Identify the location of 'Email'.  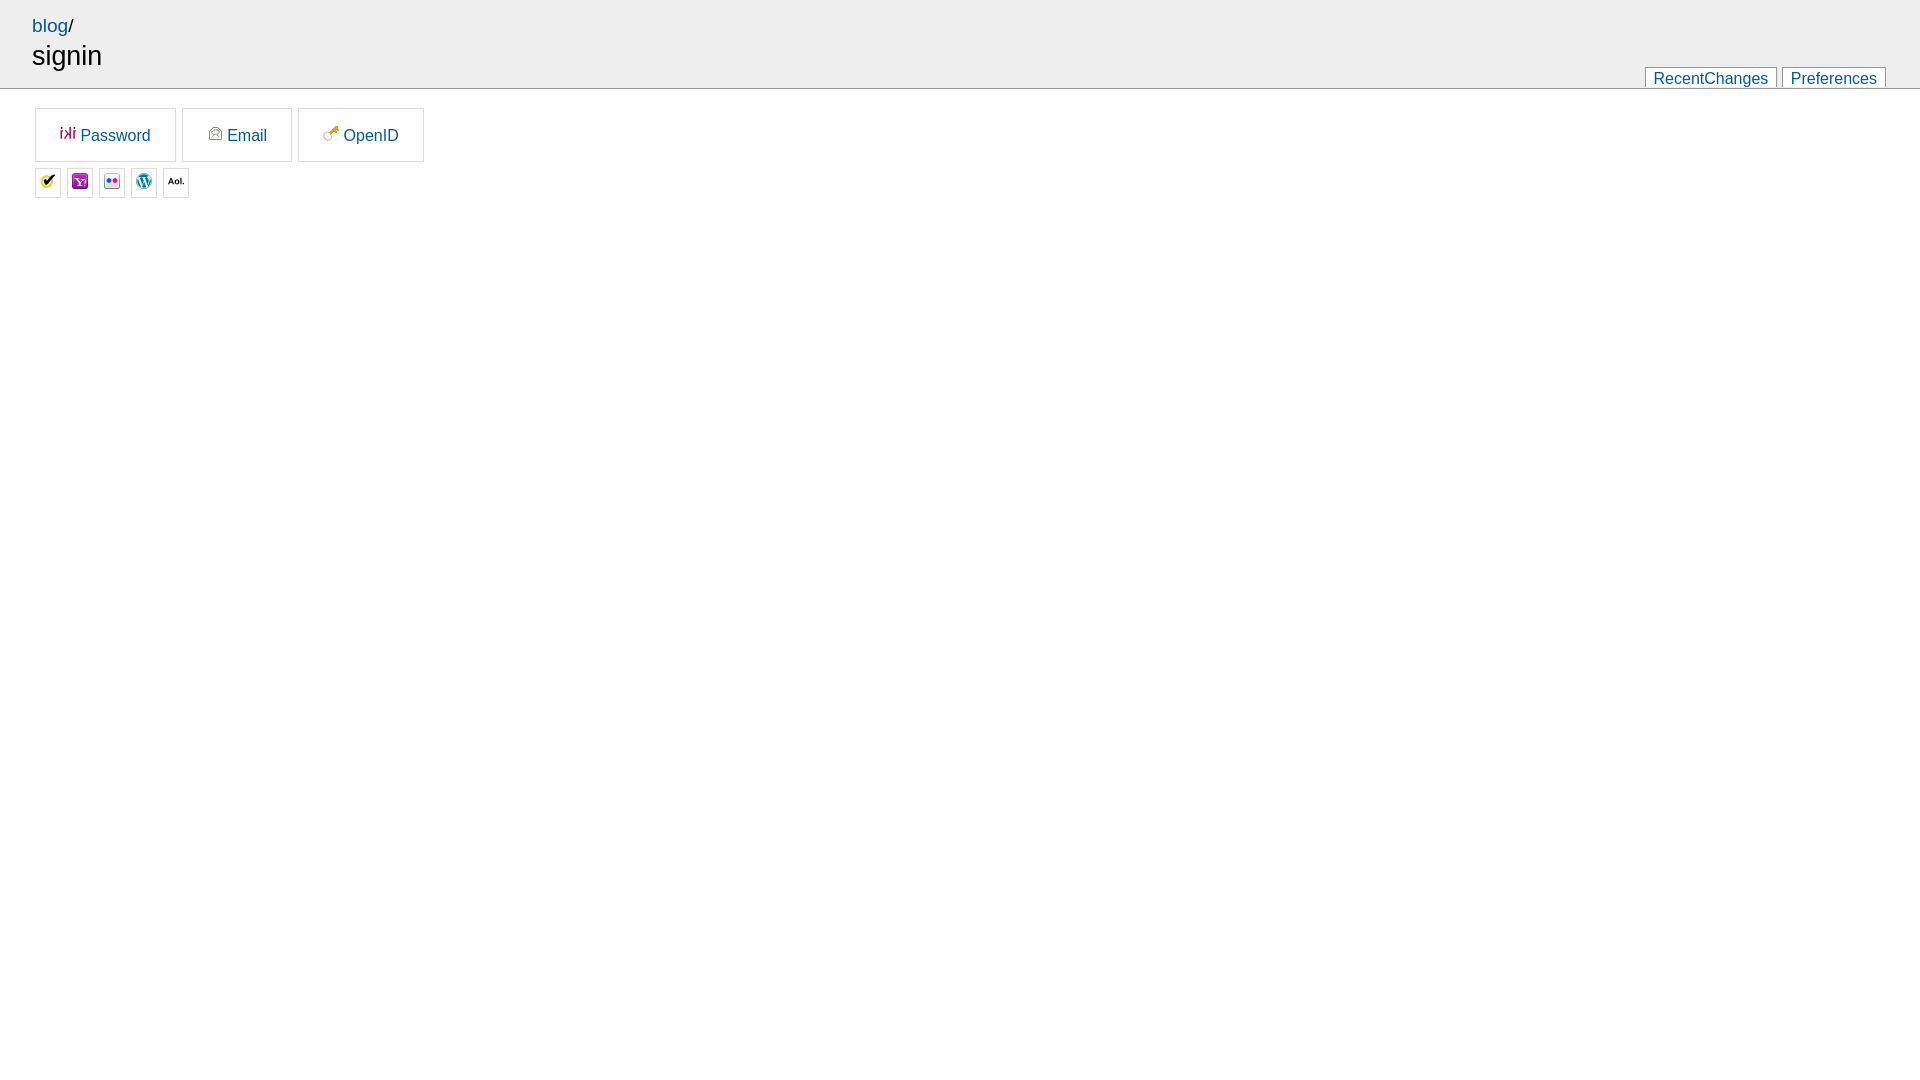
(236, 135).